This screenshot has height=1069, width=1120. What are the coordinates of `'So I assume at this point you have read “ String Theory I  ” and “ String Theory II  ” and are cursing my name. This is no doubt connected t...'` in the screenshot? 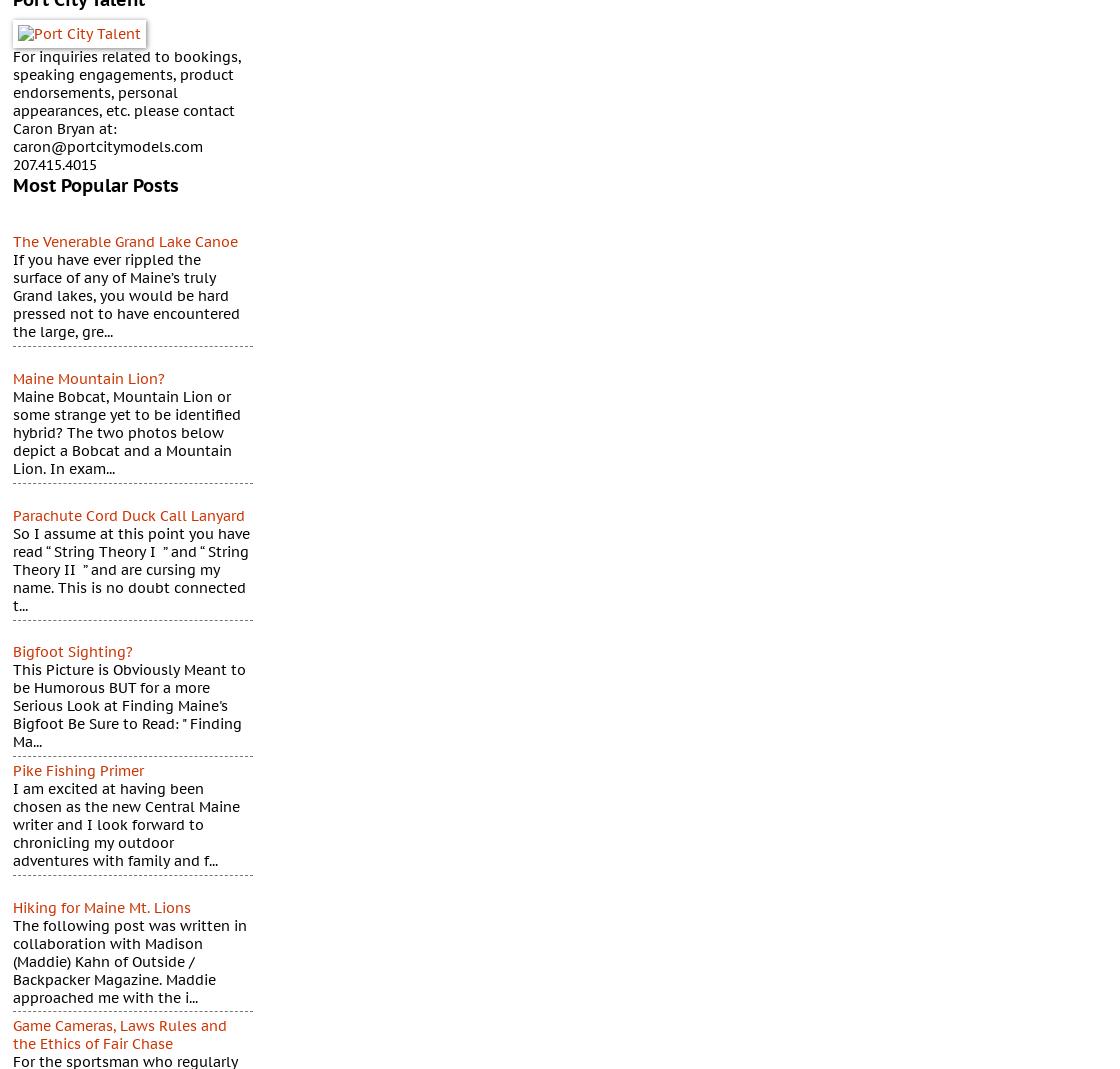 It's located at (131, 569).